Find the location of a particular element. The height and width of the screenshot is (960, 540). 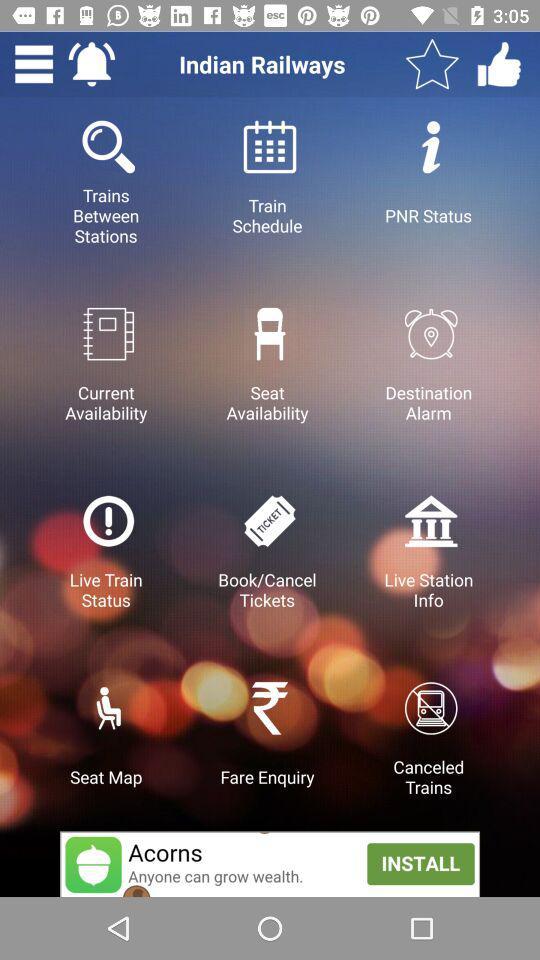

item above the trains between stations icon is located at coordinates (33, 64).